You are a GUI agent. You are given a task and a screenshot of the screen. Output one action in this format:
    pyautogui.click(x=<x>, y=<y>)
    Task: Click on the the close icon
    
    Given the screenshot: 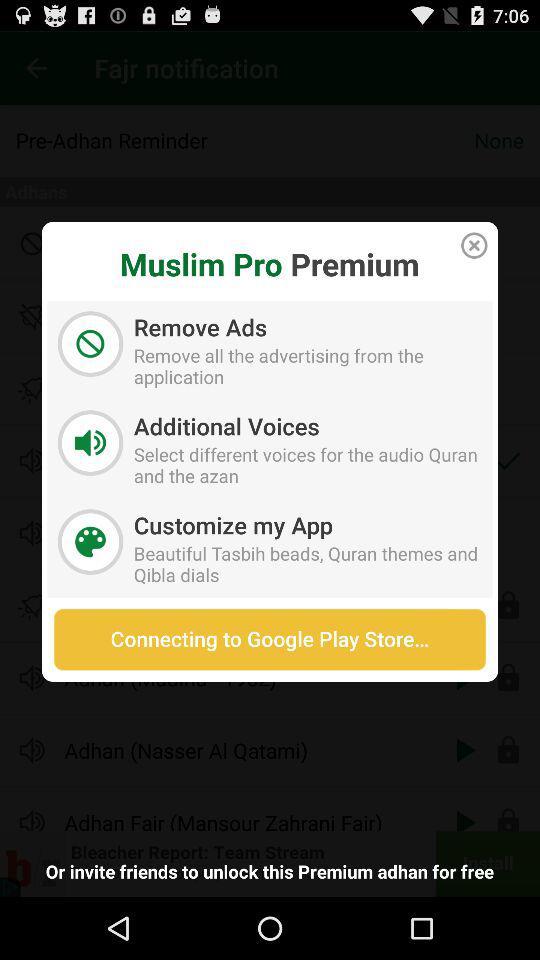 What is the action you would take?
    pyautogui.click(x=473, y=261)
    